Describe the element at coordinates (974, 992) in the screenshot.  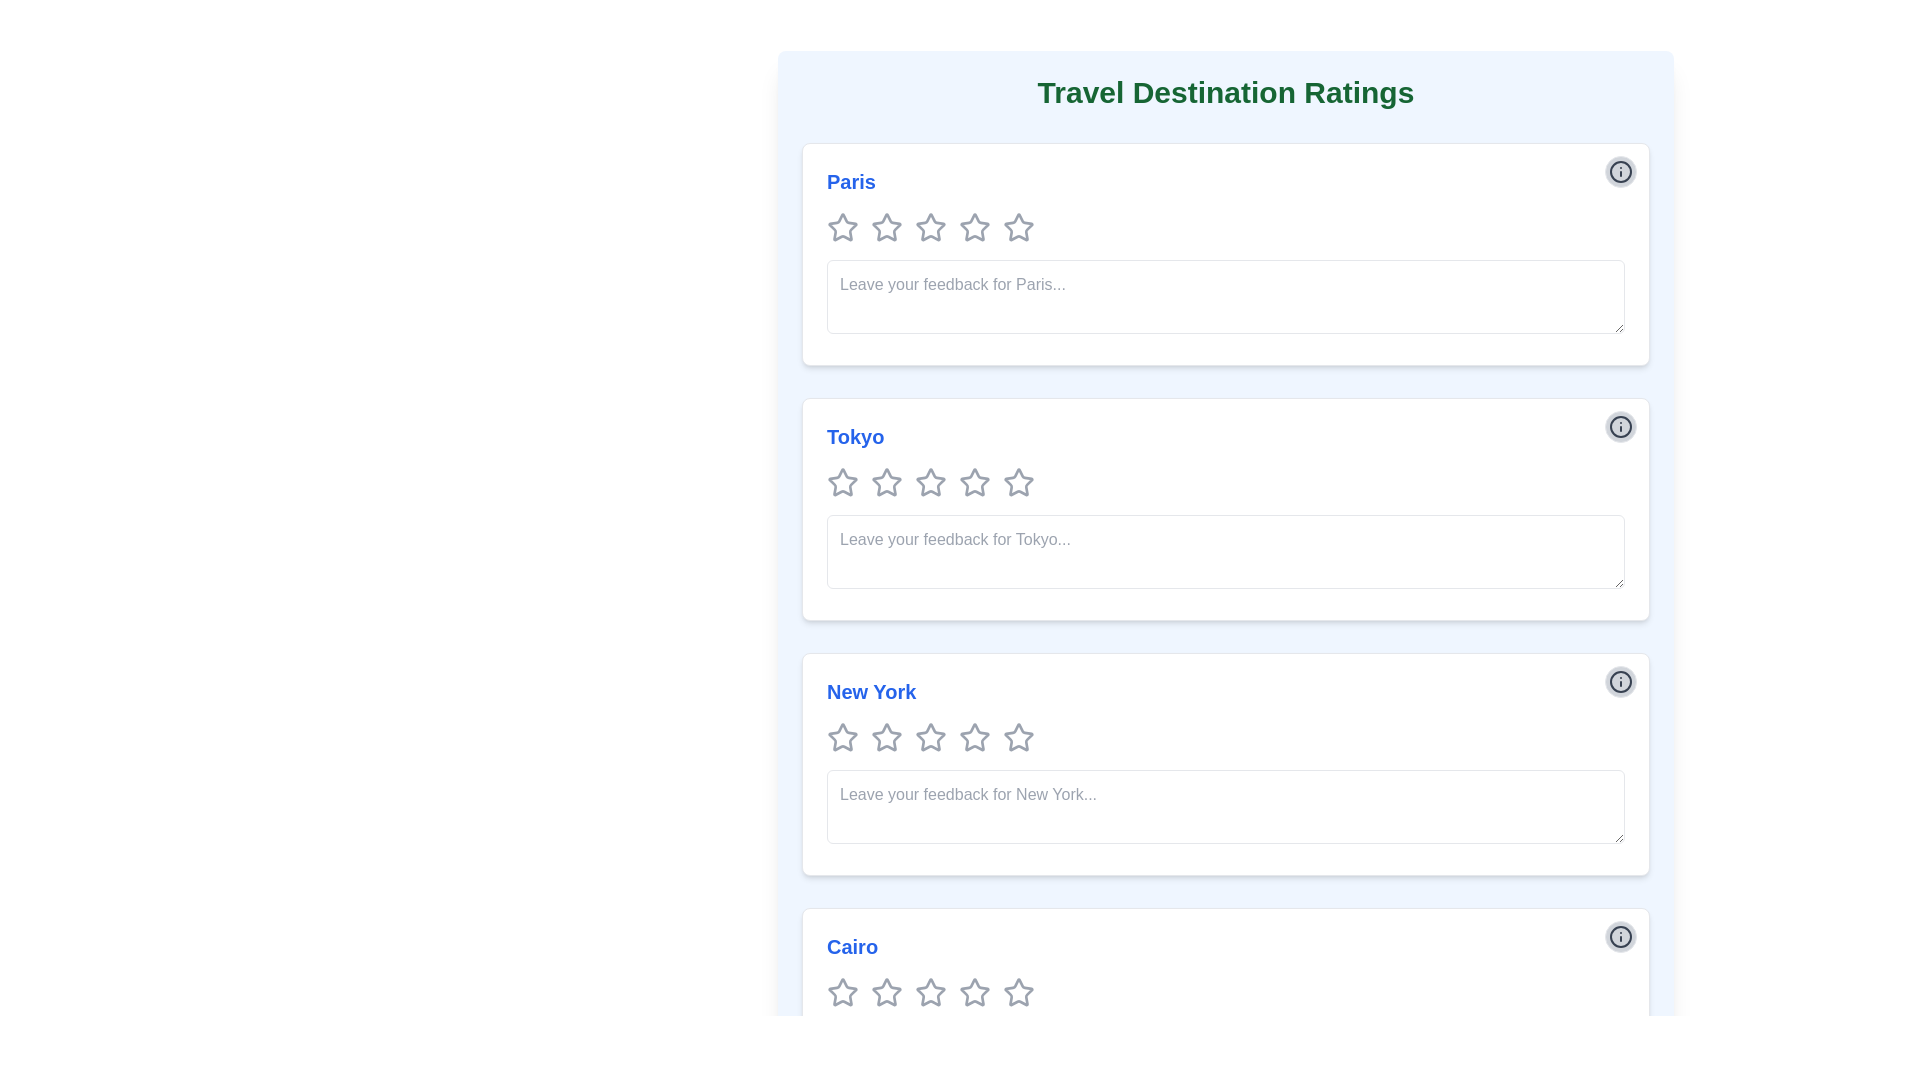
I see `the fifth rating star icon in the 'Cairo' rating section` at that location.